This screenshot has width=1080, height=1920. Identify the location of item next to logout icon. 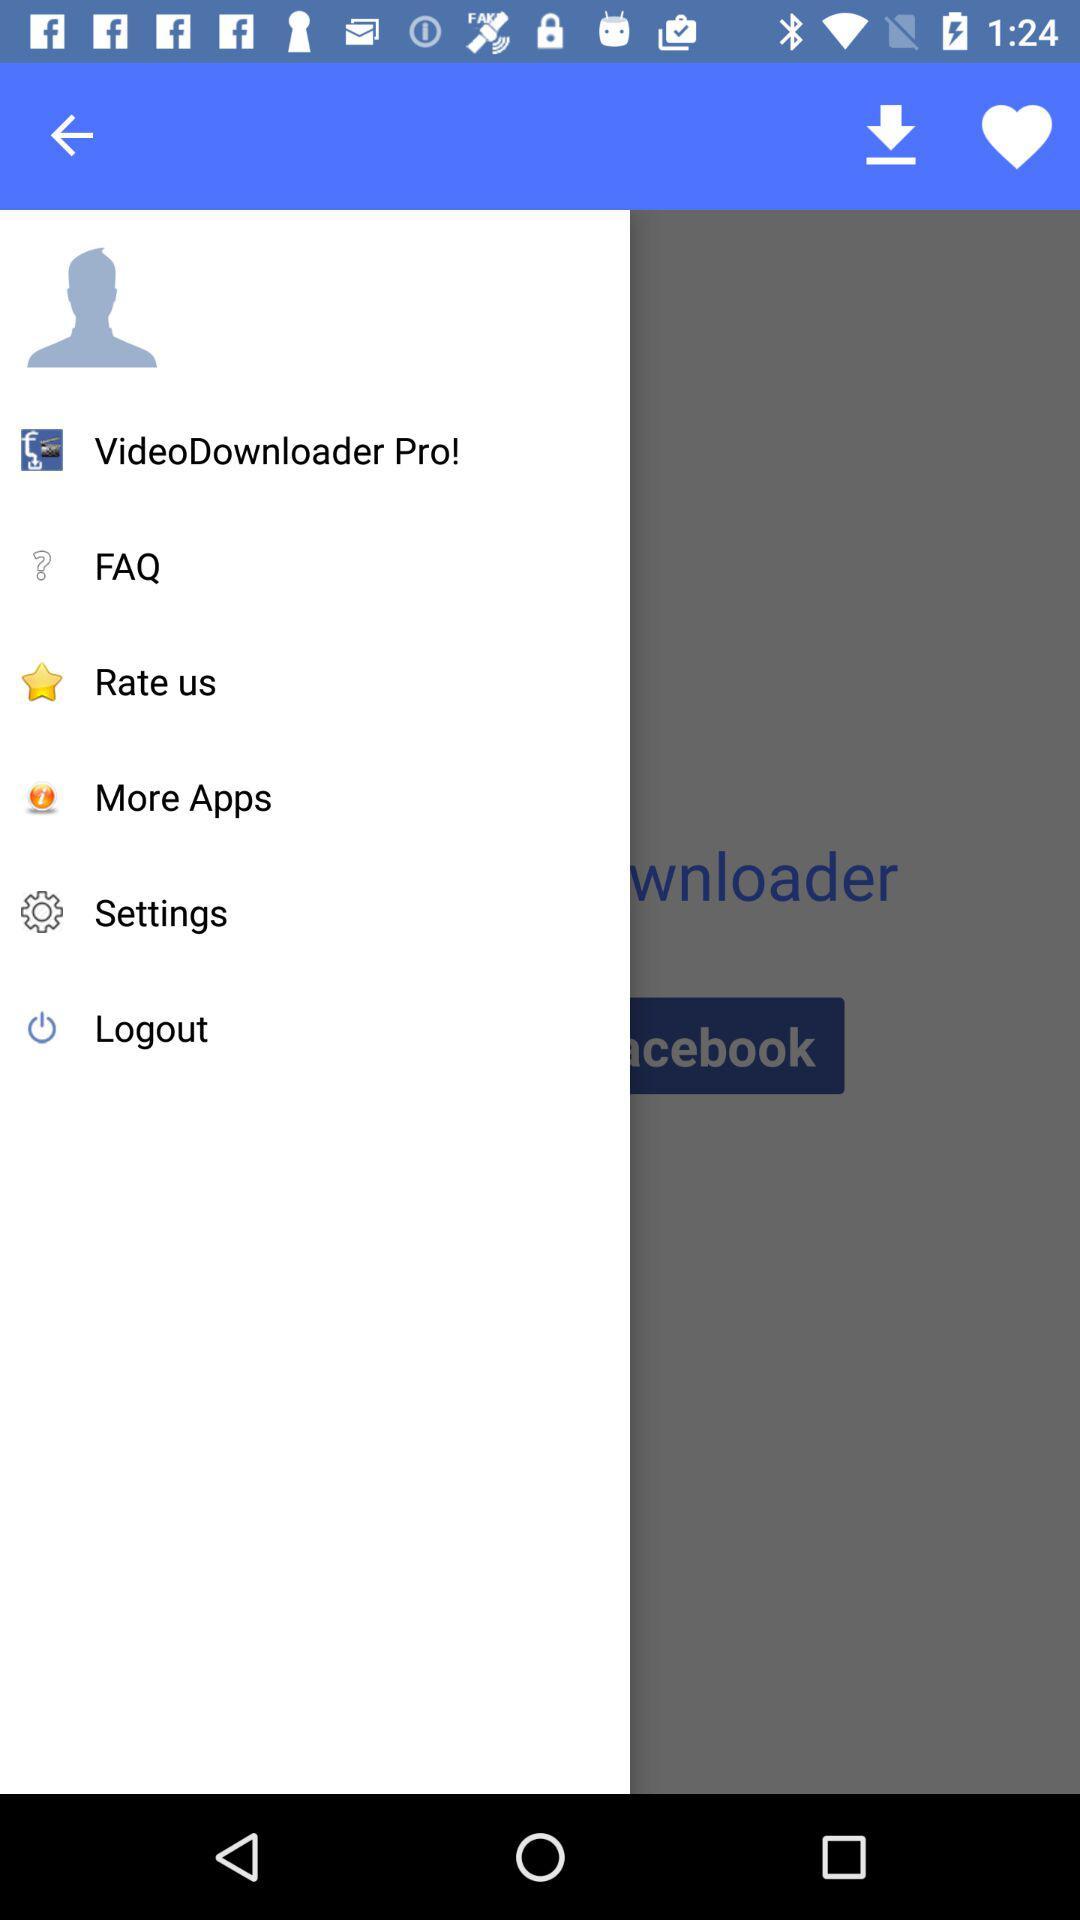
(538, 1044).